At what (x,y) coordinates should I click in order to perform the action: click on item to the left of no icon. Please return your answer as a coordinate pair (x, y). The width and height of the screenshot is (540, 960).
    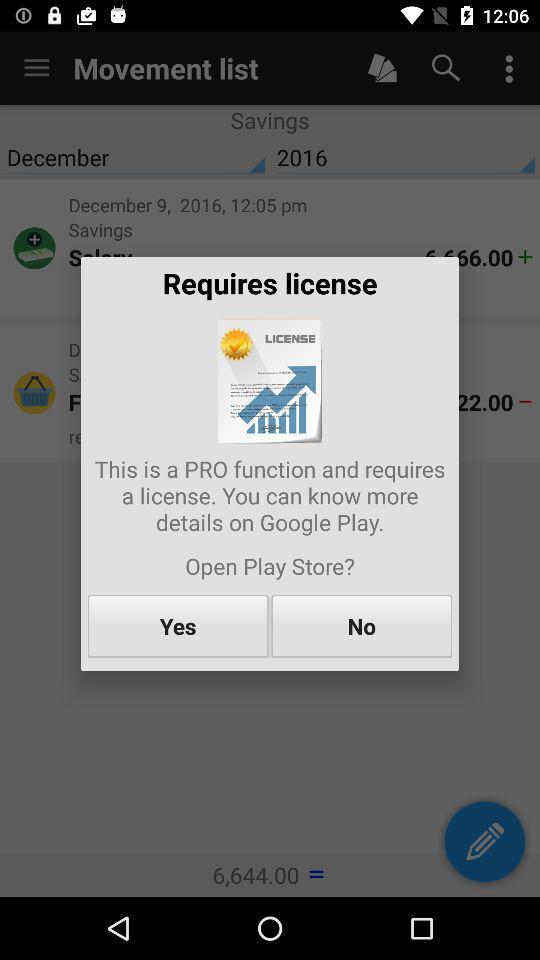
    Looking at the image, I should click on (178, 625).